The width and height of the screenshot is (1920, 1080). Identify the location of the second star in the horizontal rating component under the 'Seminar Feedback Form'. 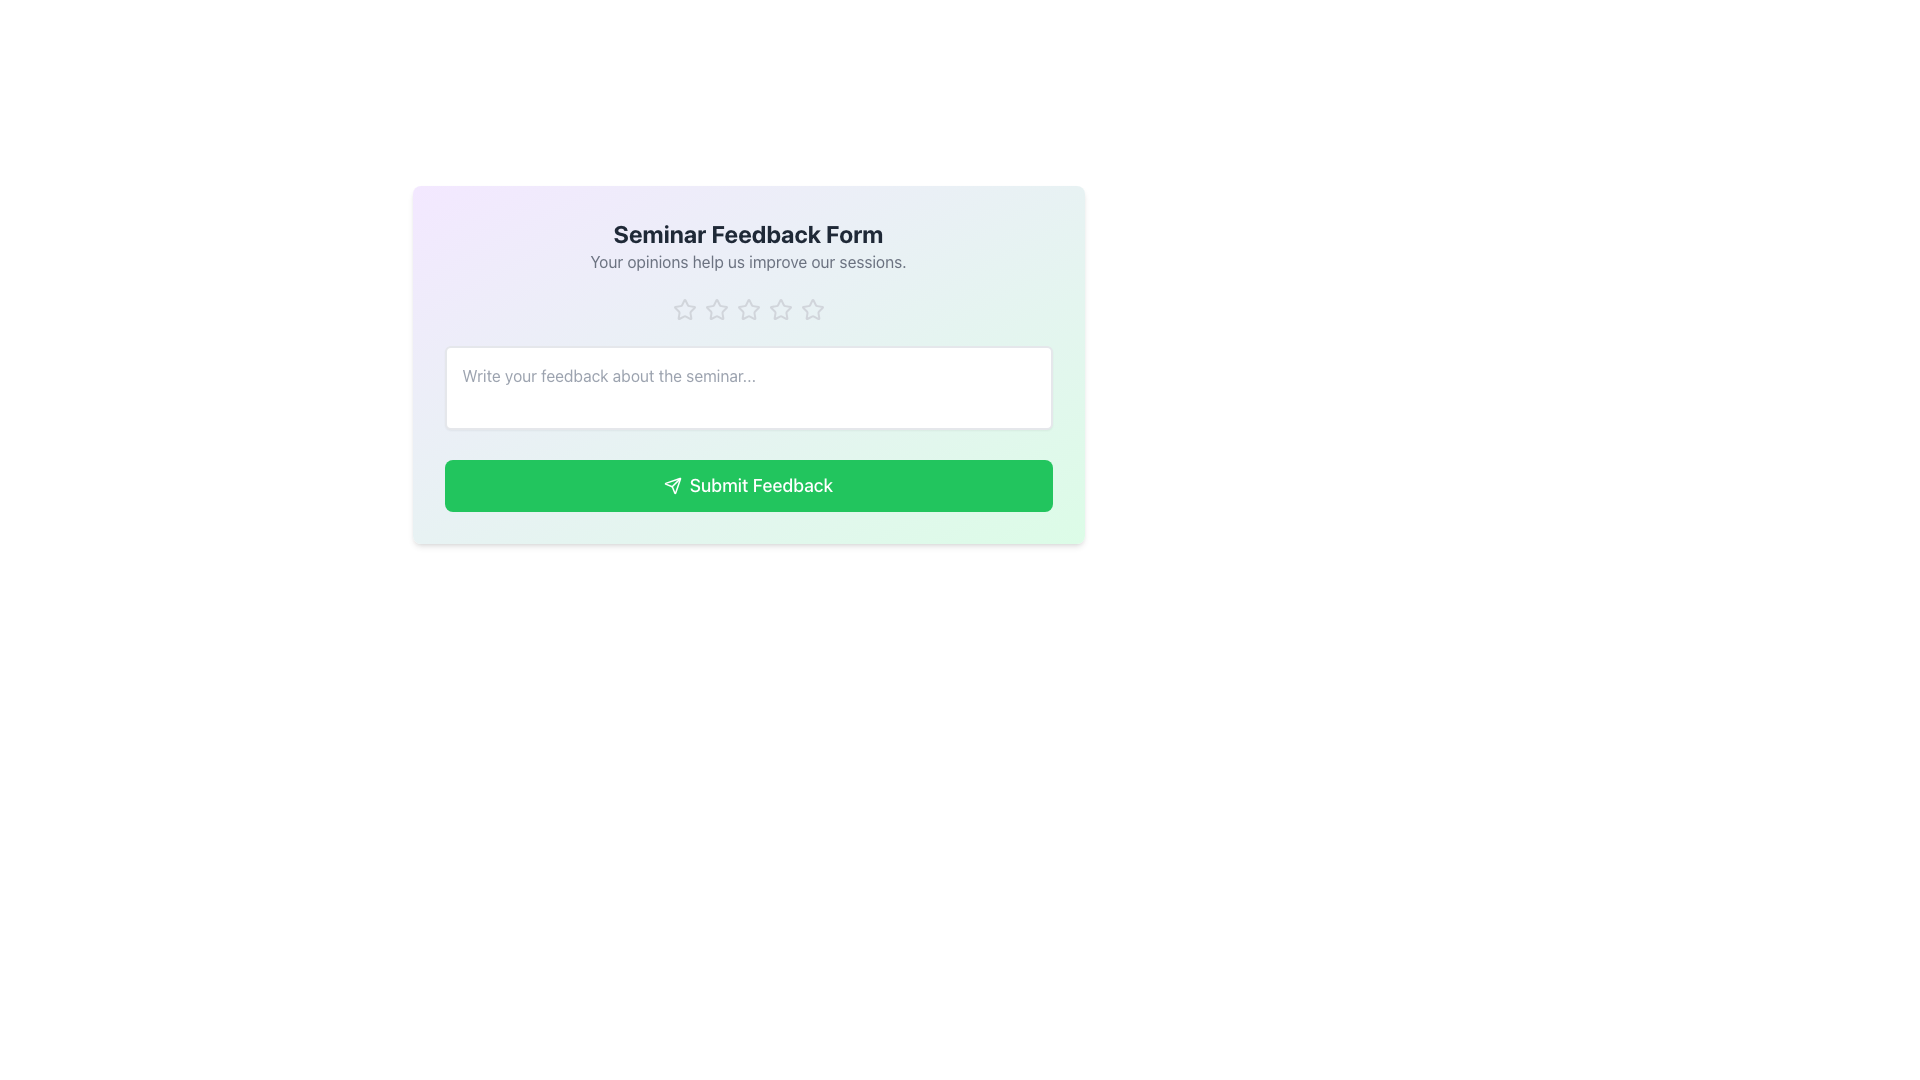
(716, 309).